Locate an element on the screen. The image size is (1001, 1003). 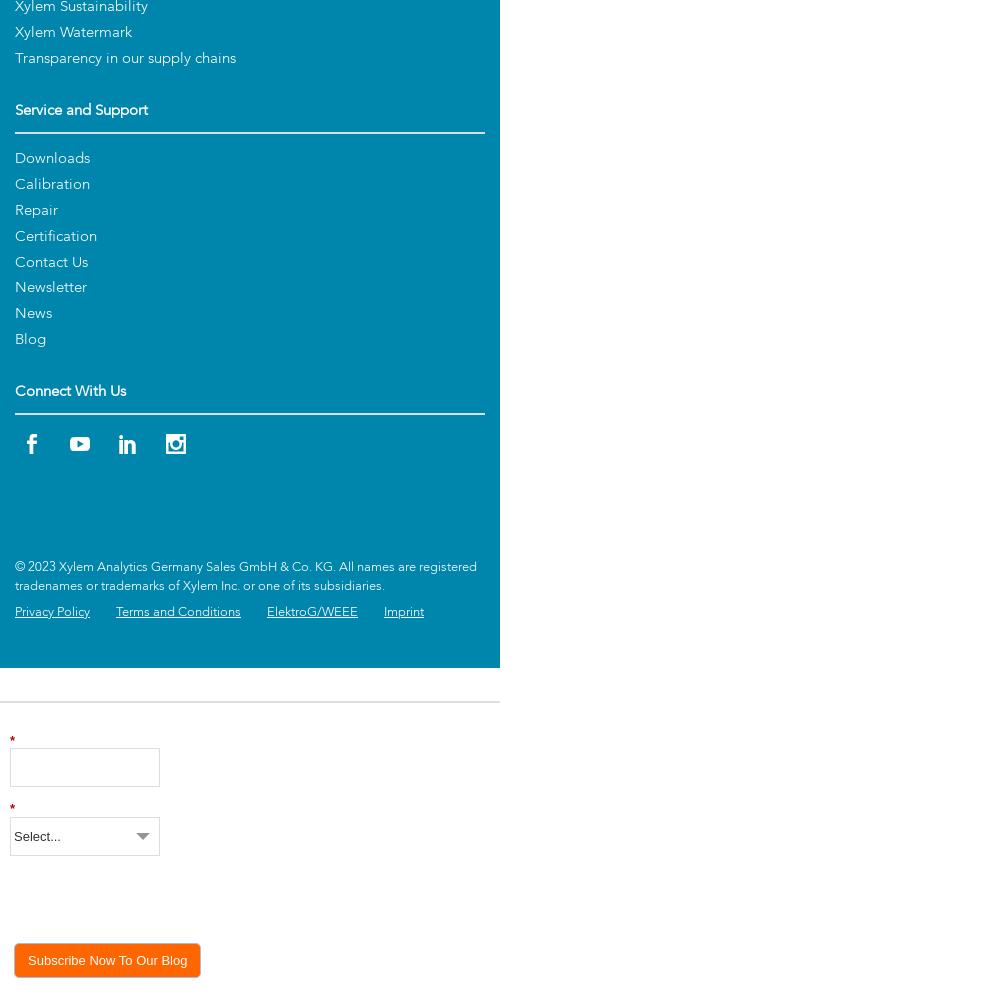
'ElektroG/WEEE' is located at coordinates (312, 612).